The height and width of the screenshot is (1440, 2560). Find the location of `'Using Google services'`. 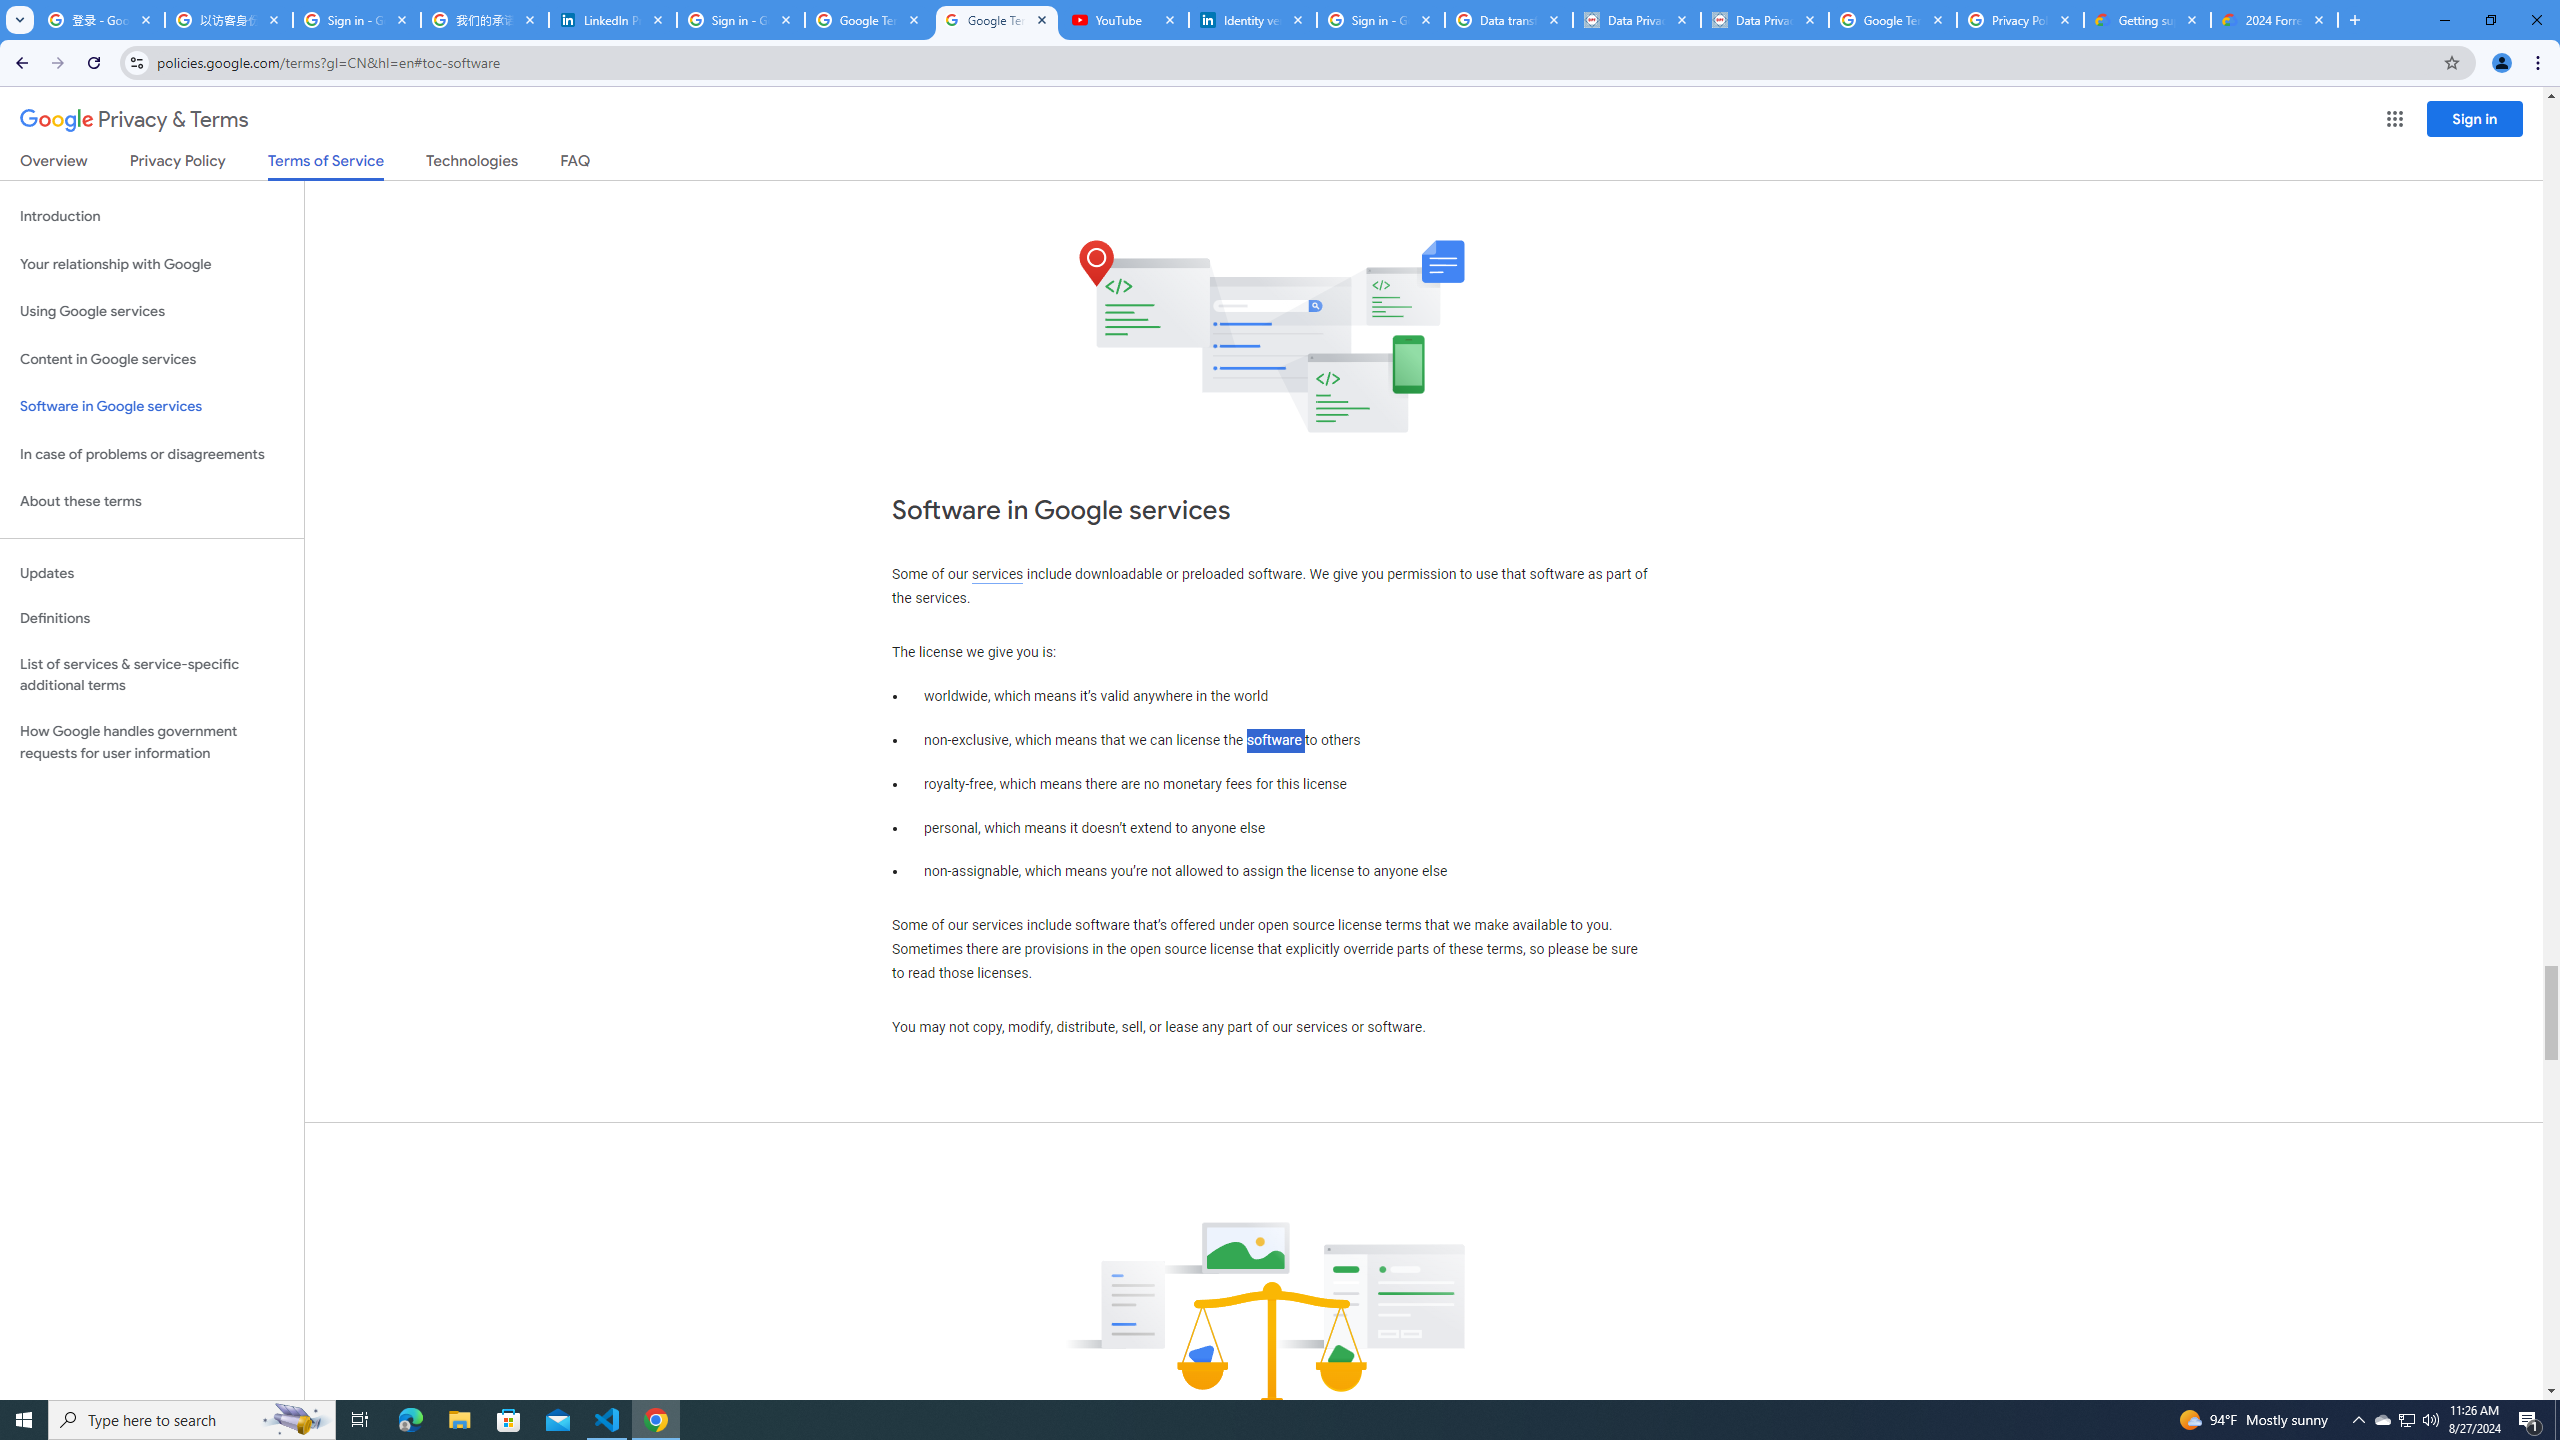

'Using Google services' is located at coordinates (151, 310).